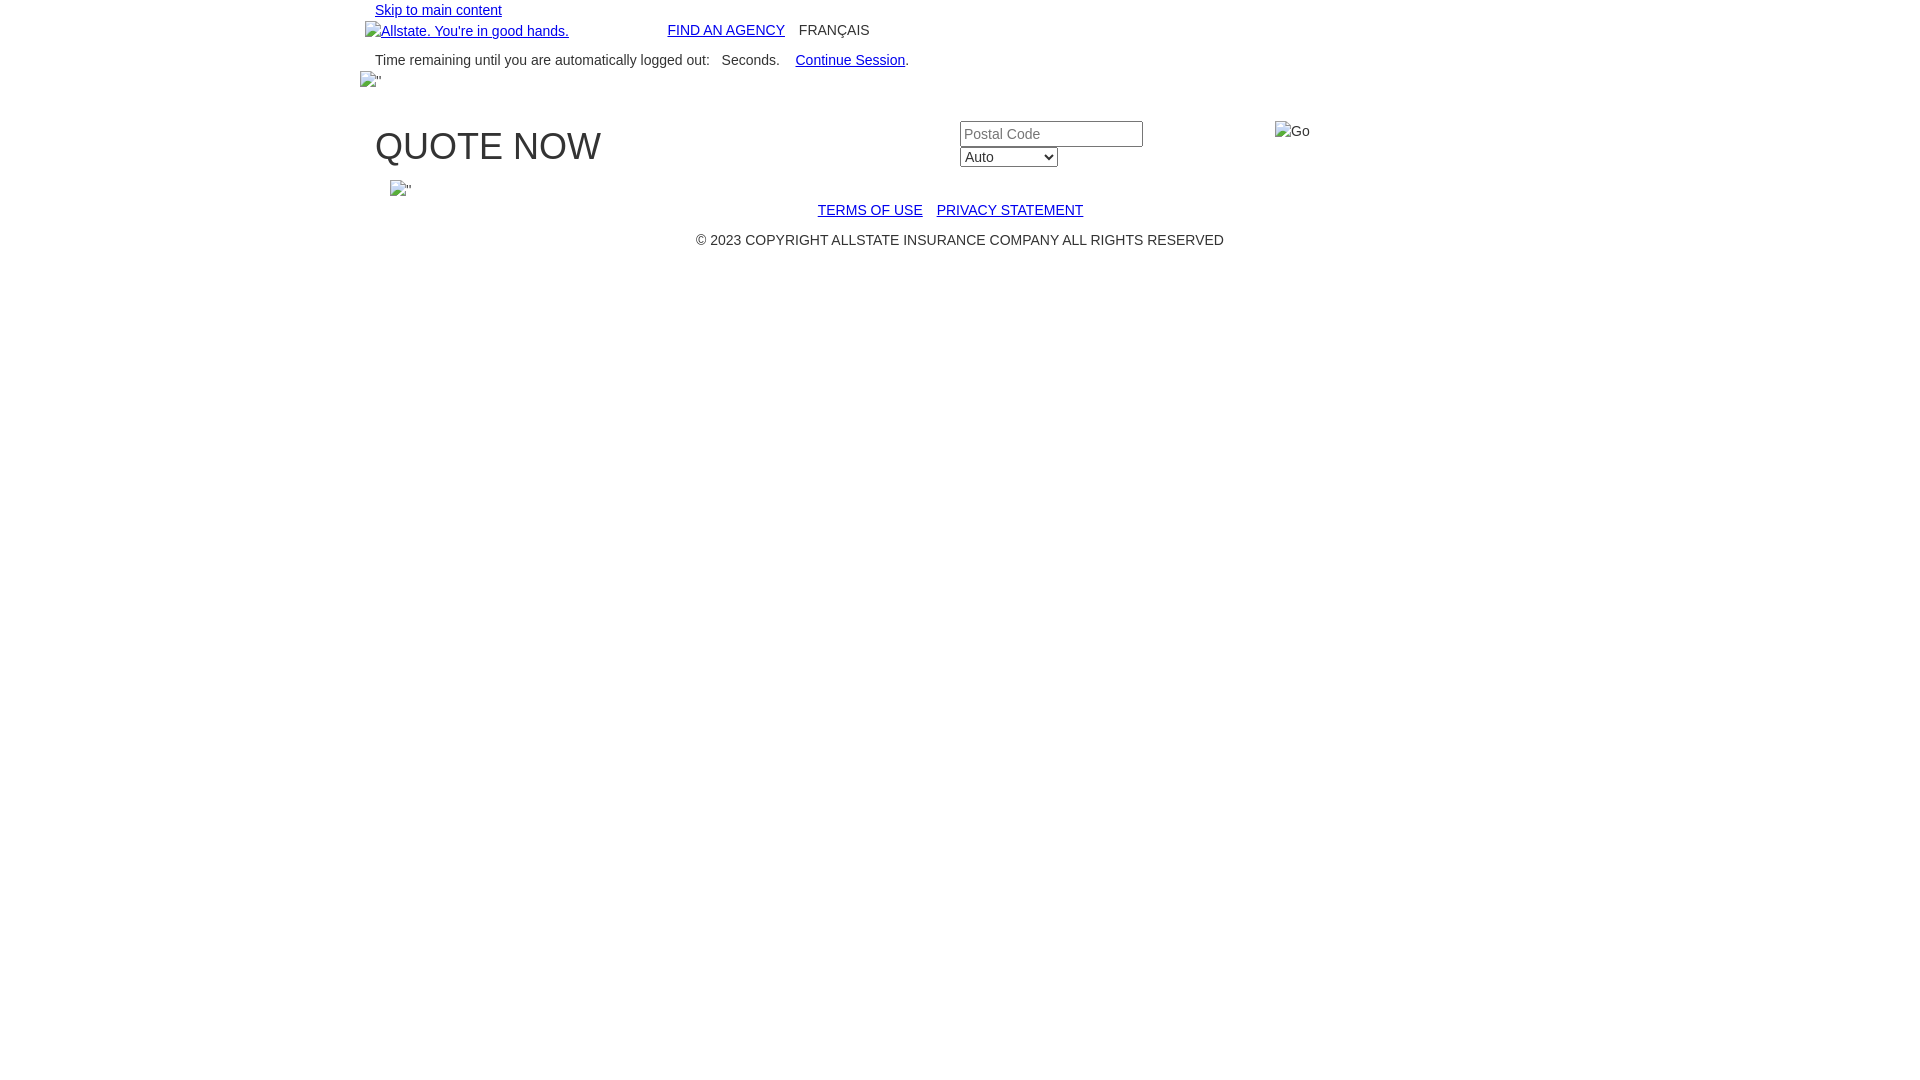 This screenshot has height=1080, width=1920. What do you see at coordinates (465, 30) in the screenshot?
I see `'Allstate Insurance'` at bounding box center [465, 30].